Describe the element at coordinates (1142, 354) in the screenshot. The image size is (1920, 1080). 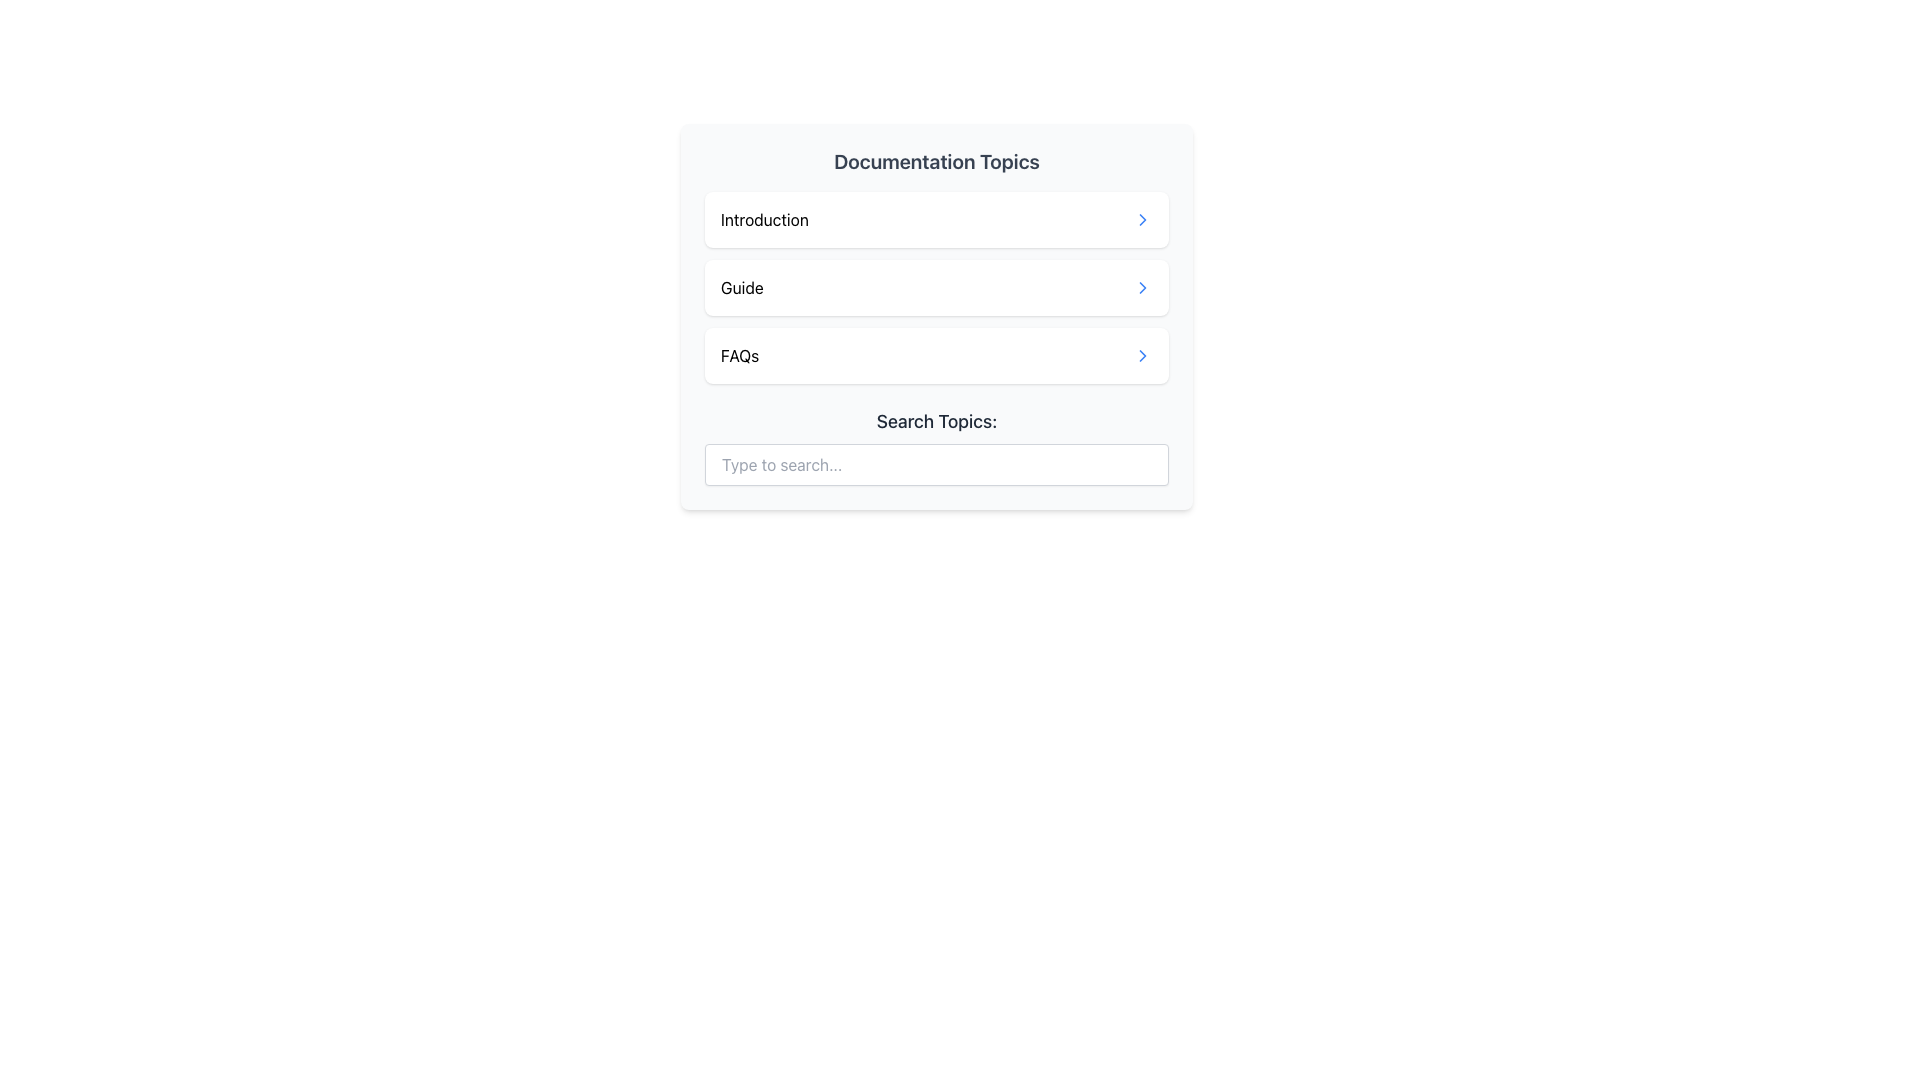
I see `the blue-colored right-facing arrow icon located inside the 'FAQs' button, aligned to the far-right end` at that location.